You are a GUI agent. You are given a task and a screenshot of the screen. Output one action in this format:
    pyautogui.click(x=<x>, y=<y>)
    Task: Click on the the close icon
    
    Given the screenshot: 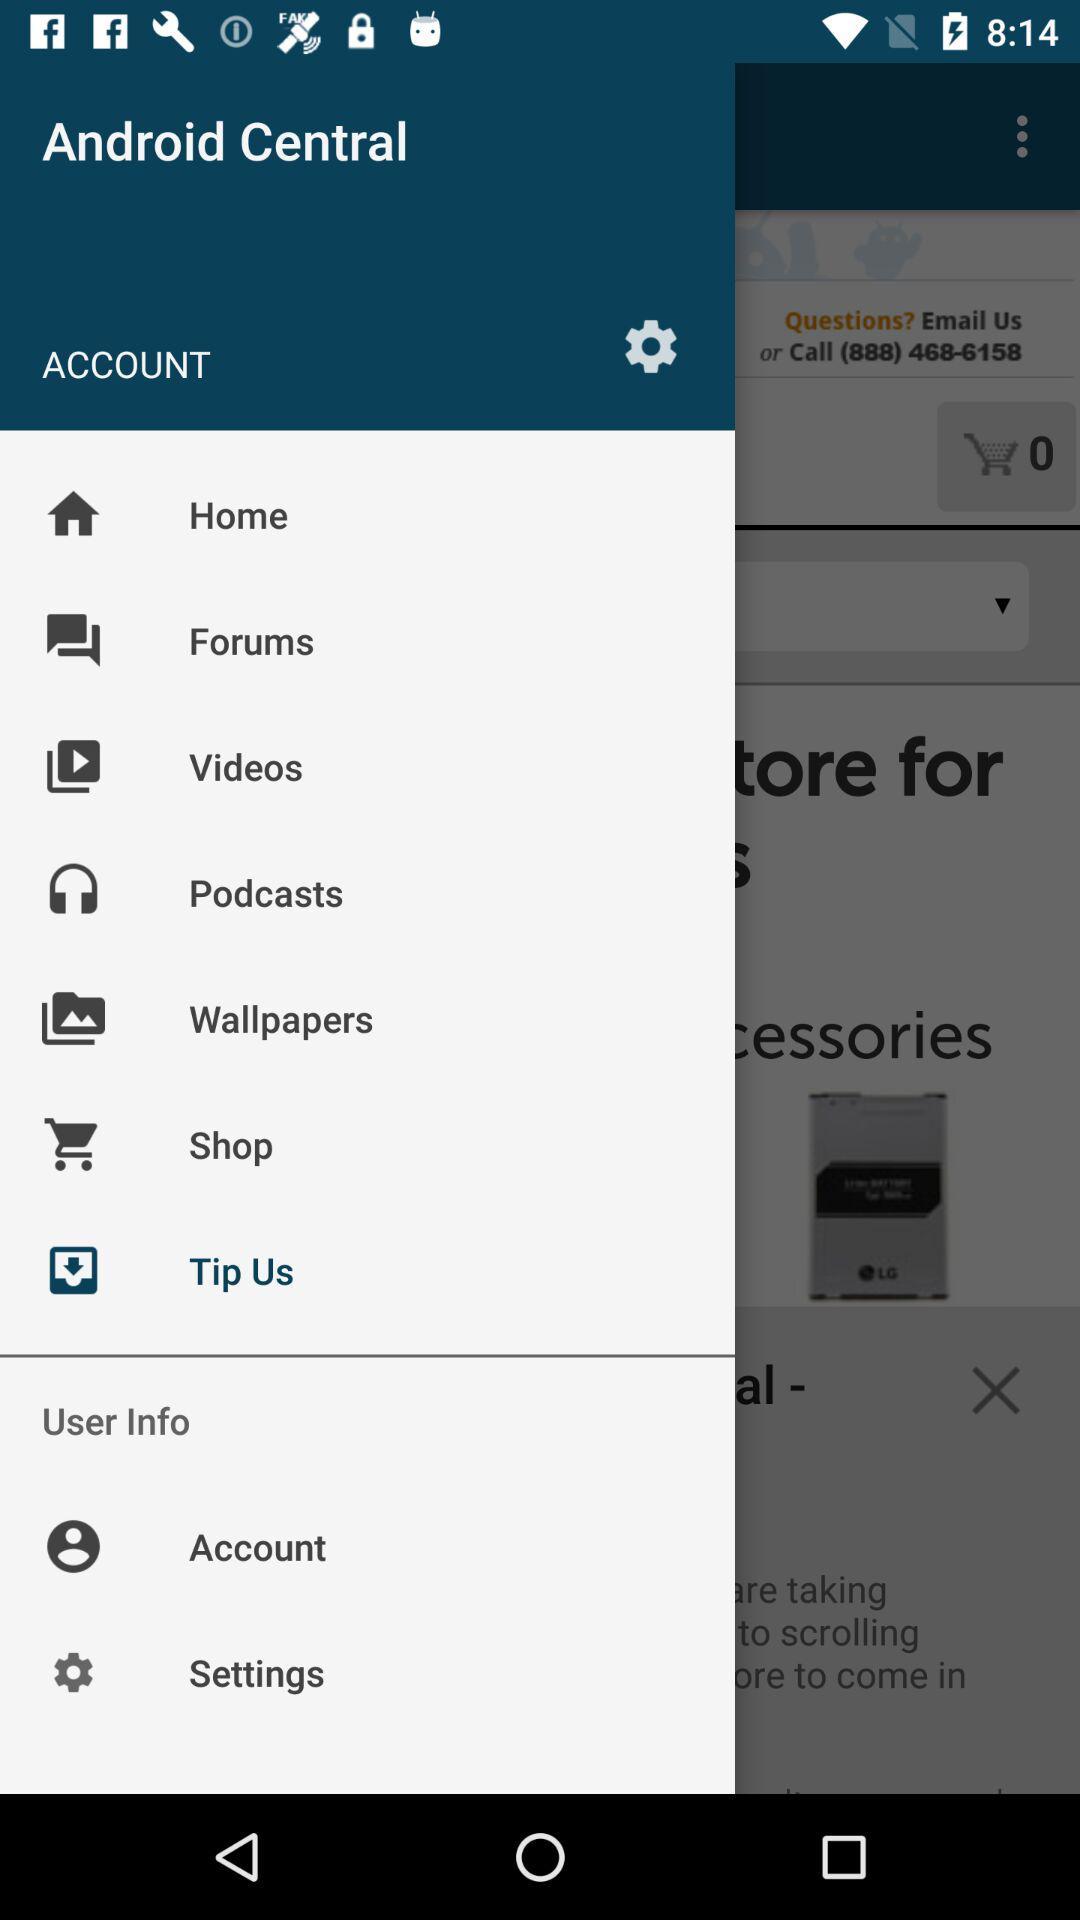 What is the action you would take?
    pyautogui.click(x=995, y=1389)
    